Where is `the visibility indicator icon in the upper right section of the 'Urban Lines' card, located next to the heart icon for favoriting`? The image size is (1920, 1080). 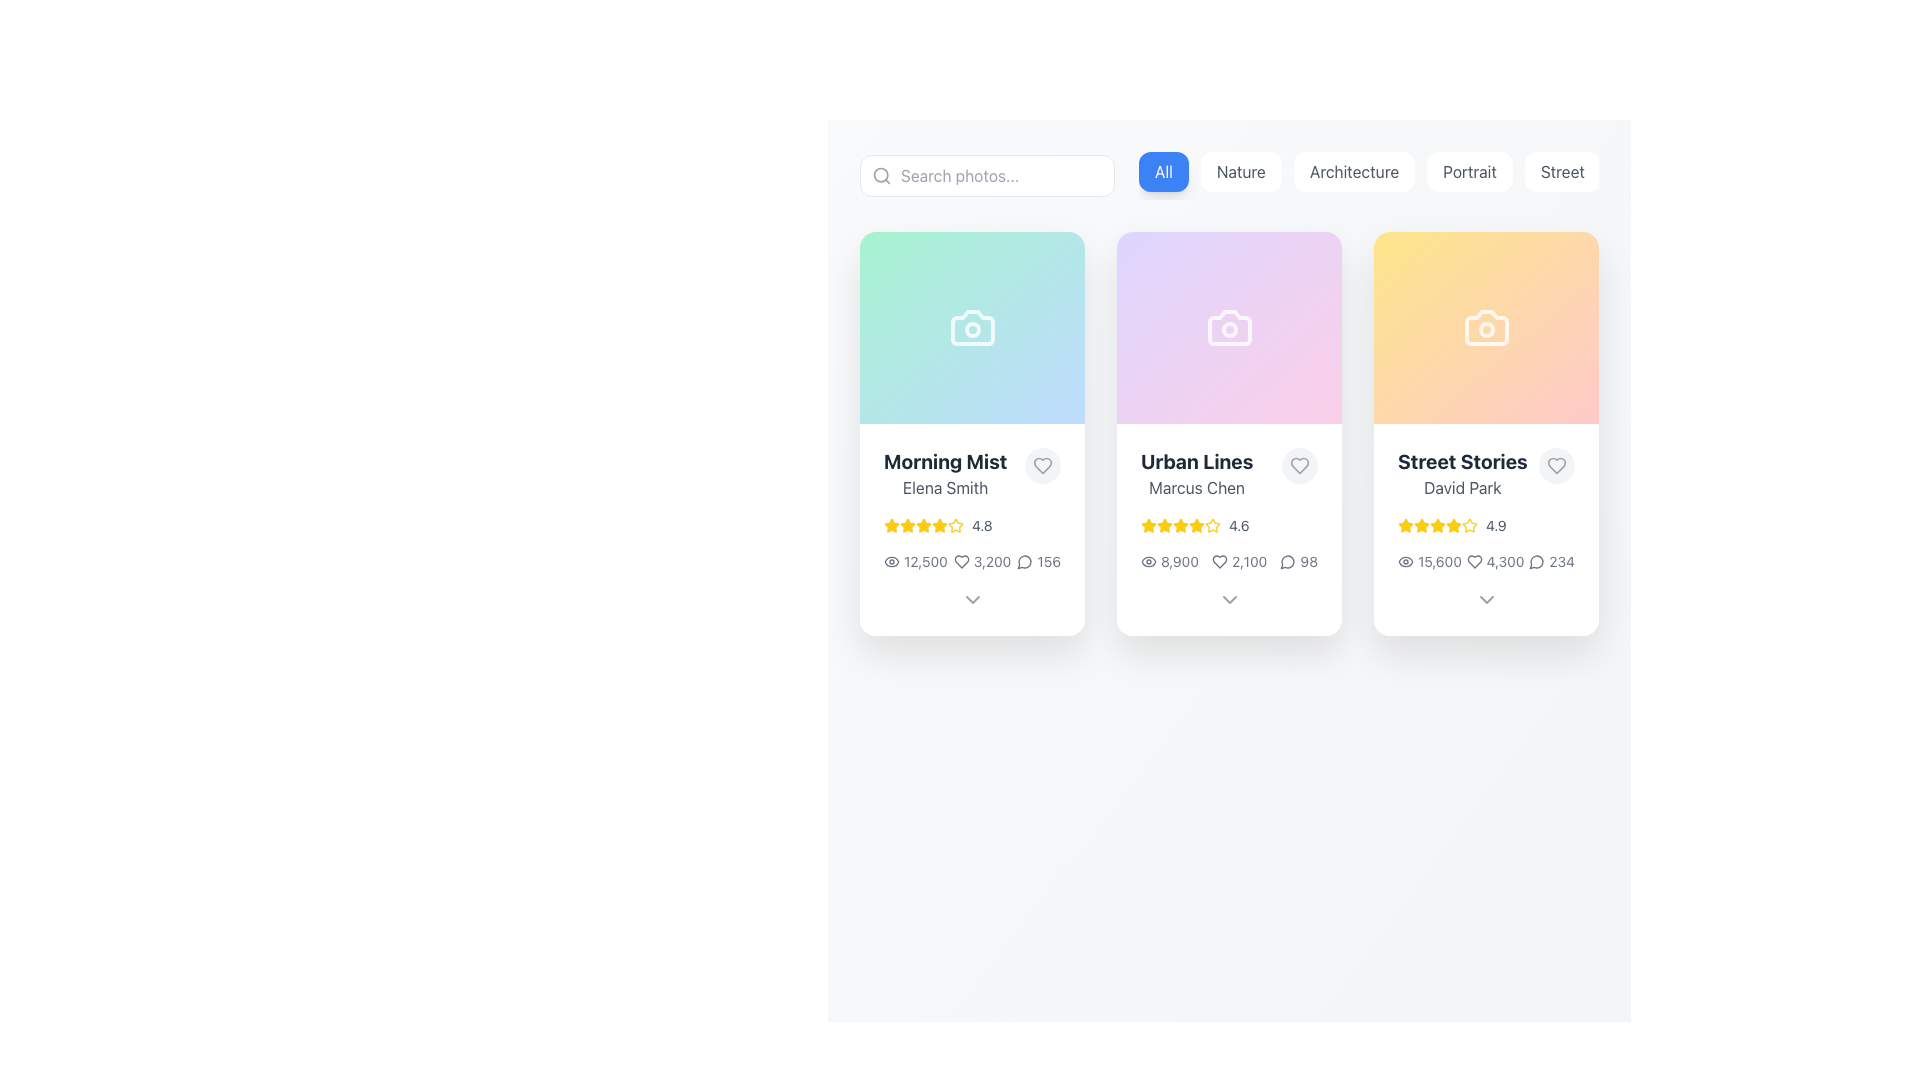 the visibility indicator icon in the upper right section of the 'Urban Lines' card, located next to the heart icon for favoriting is located at coordinates (1148, 562).